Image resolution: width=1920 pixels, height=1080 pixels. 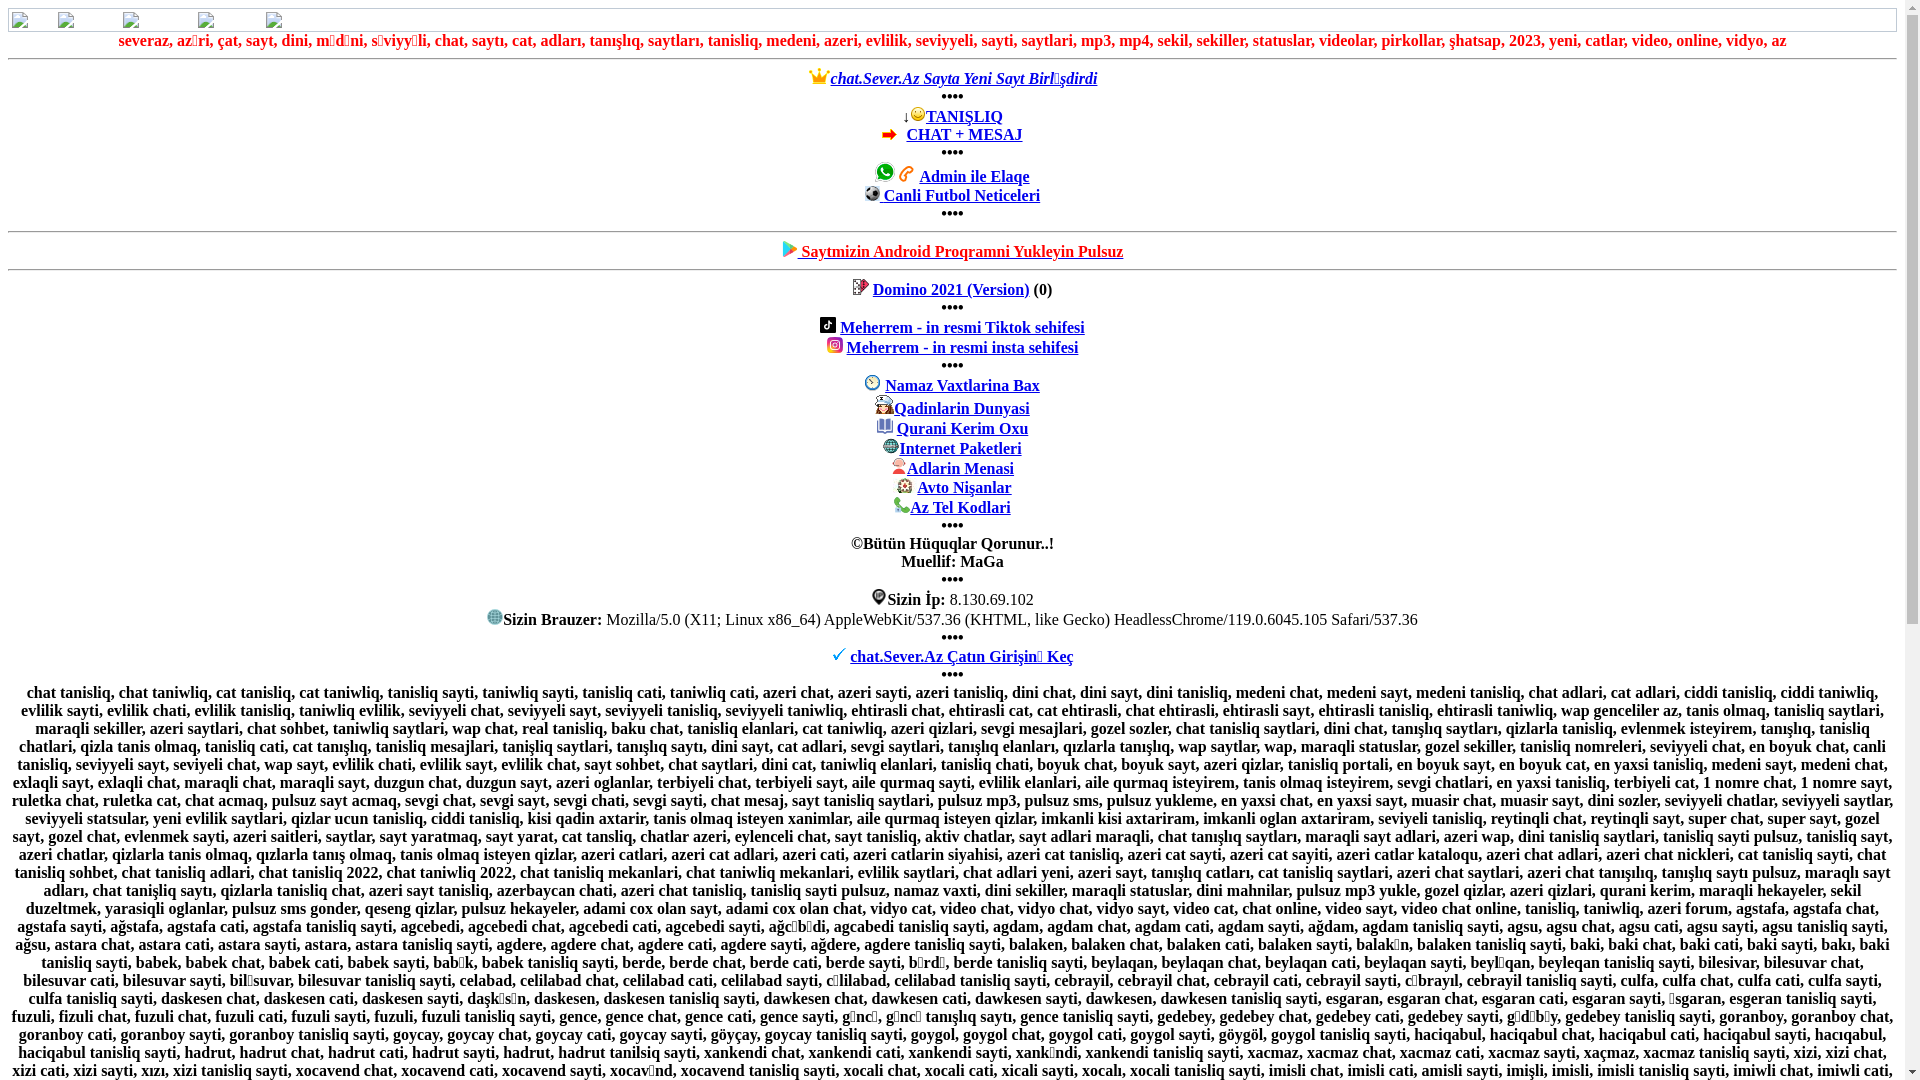 What do you see at coordinates (87, 19) in the screenshot?
I see `'Mesajlar'` at bounding box center [87, 19].